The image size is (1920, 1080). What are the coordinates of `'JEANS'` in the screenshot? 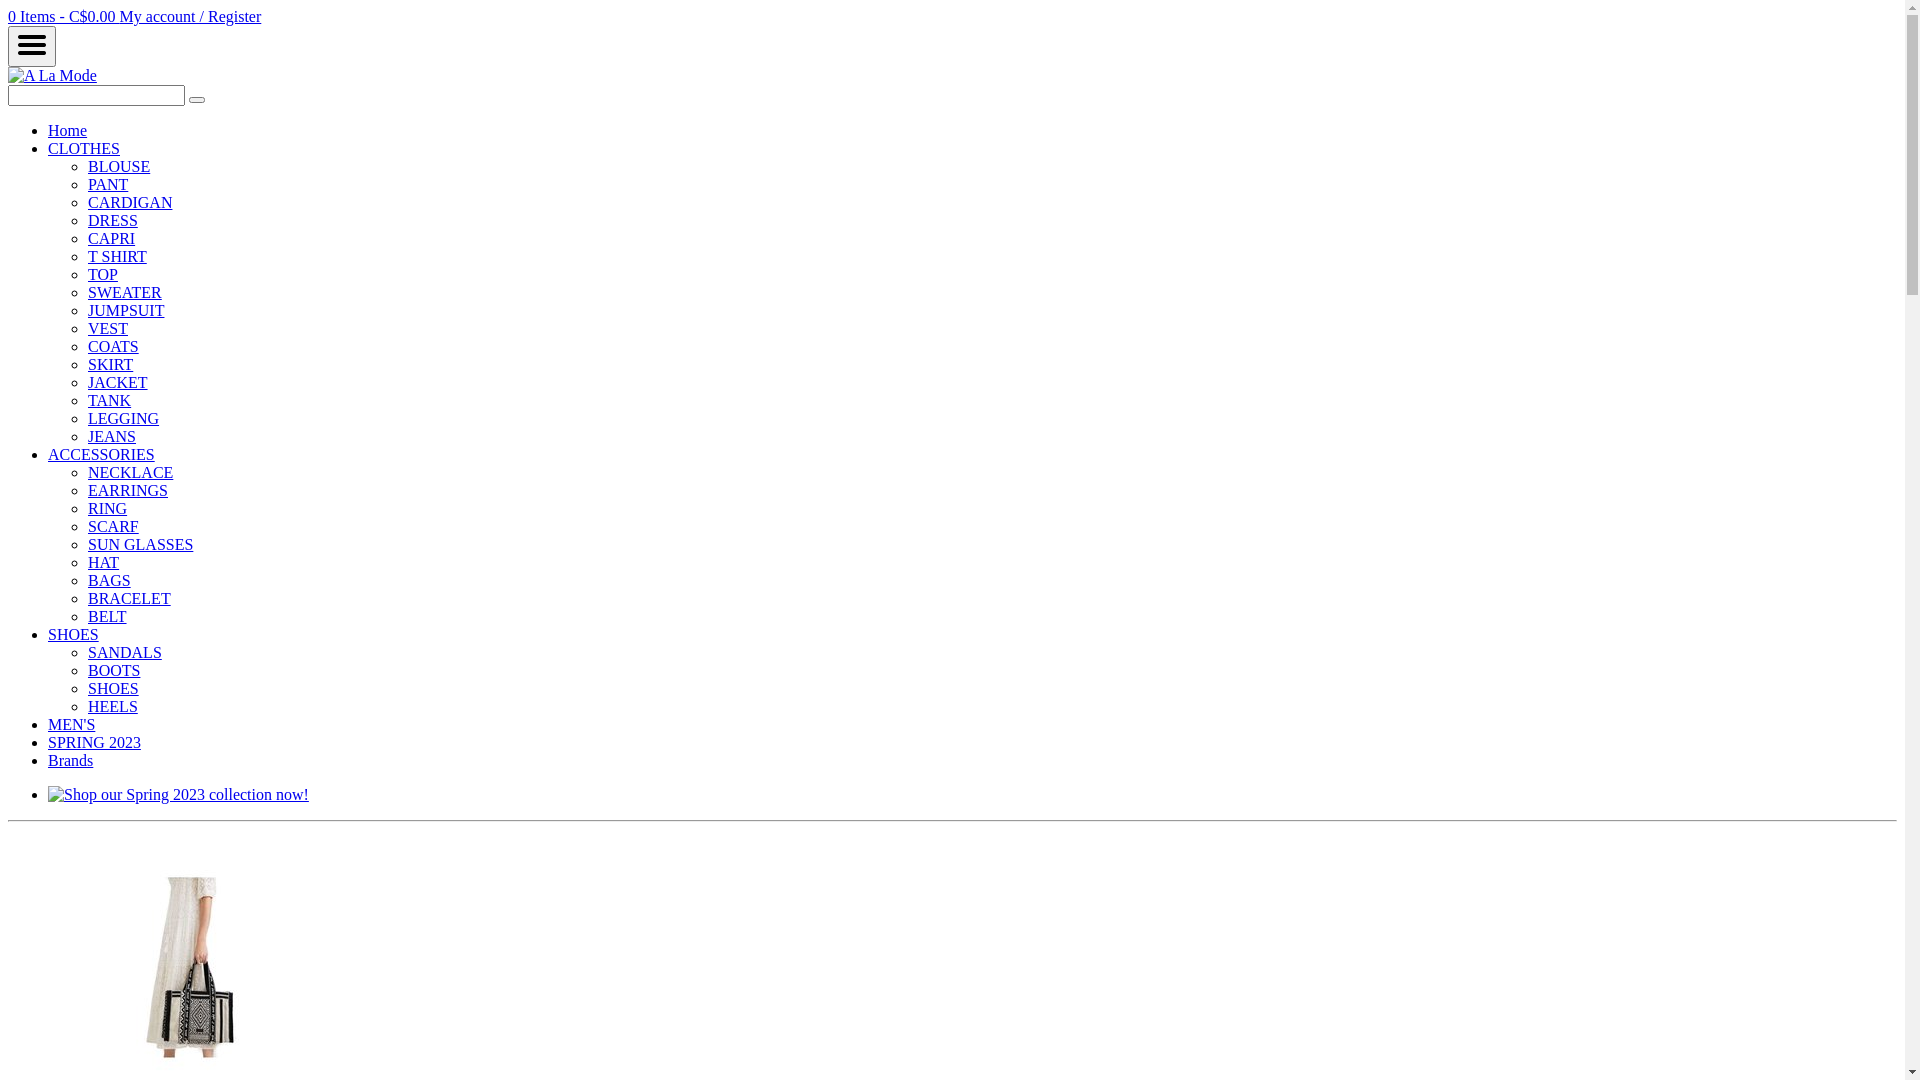 It's located at (110, 435).